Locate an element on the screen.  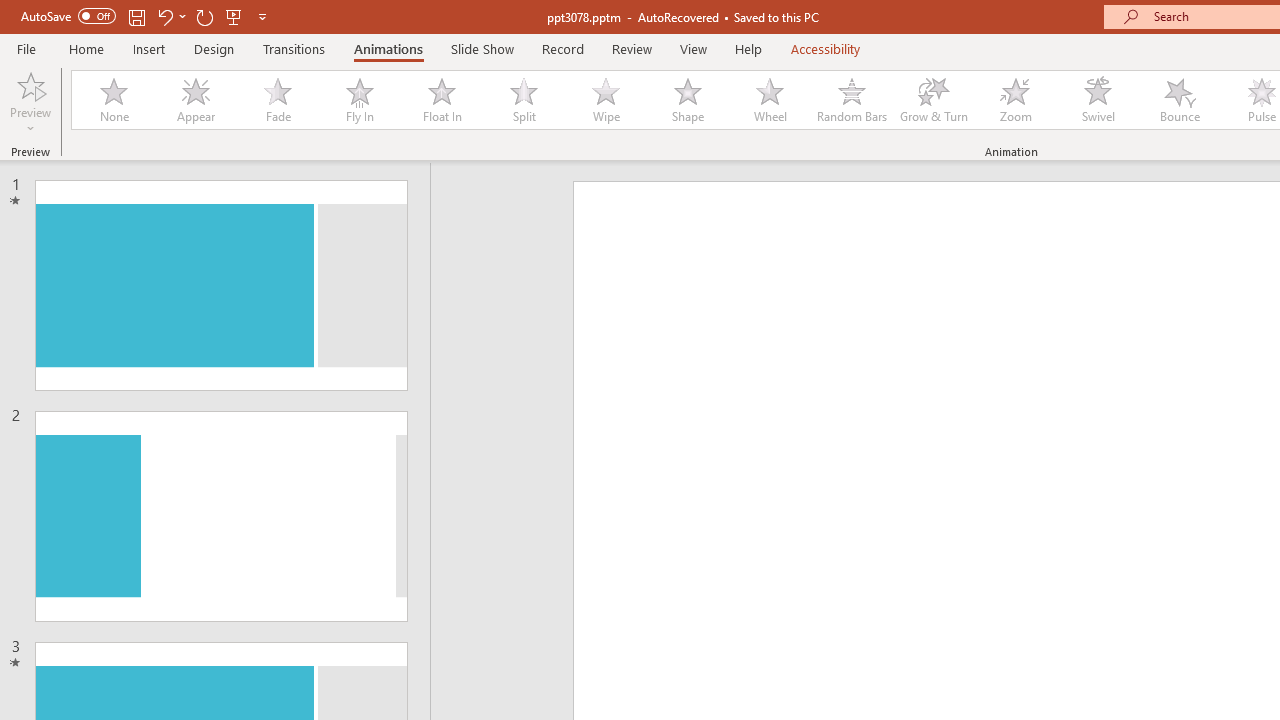
'Bounce' is located at coordinates (1180, 100).